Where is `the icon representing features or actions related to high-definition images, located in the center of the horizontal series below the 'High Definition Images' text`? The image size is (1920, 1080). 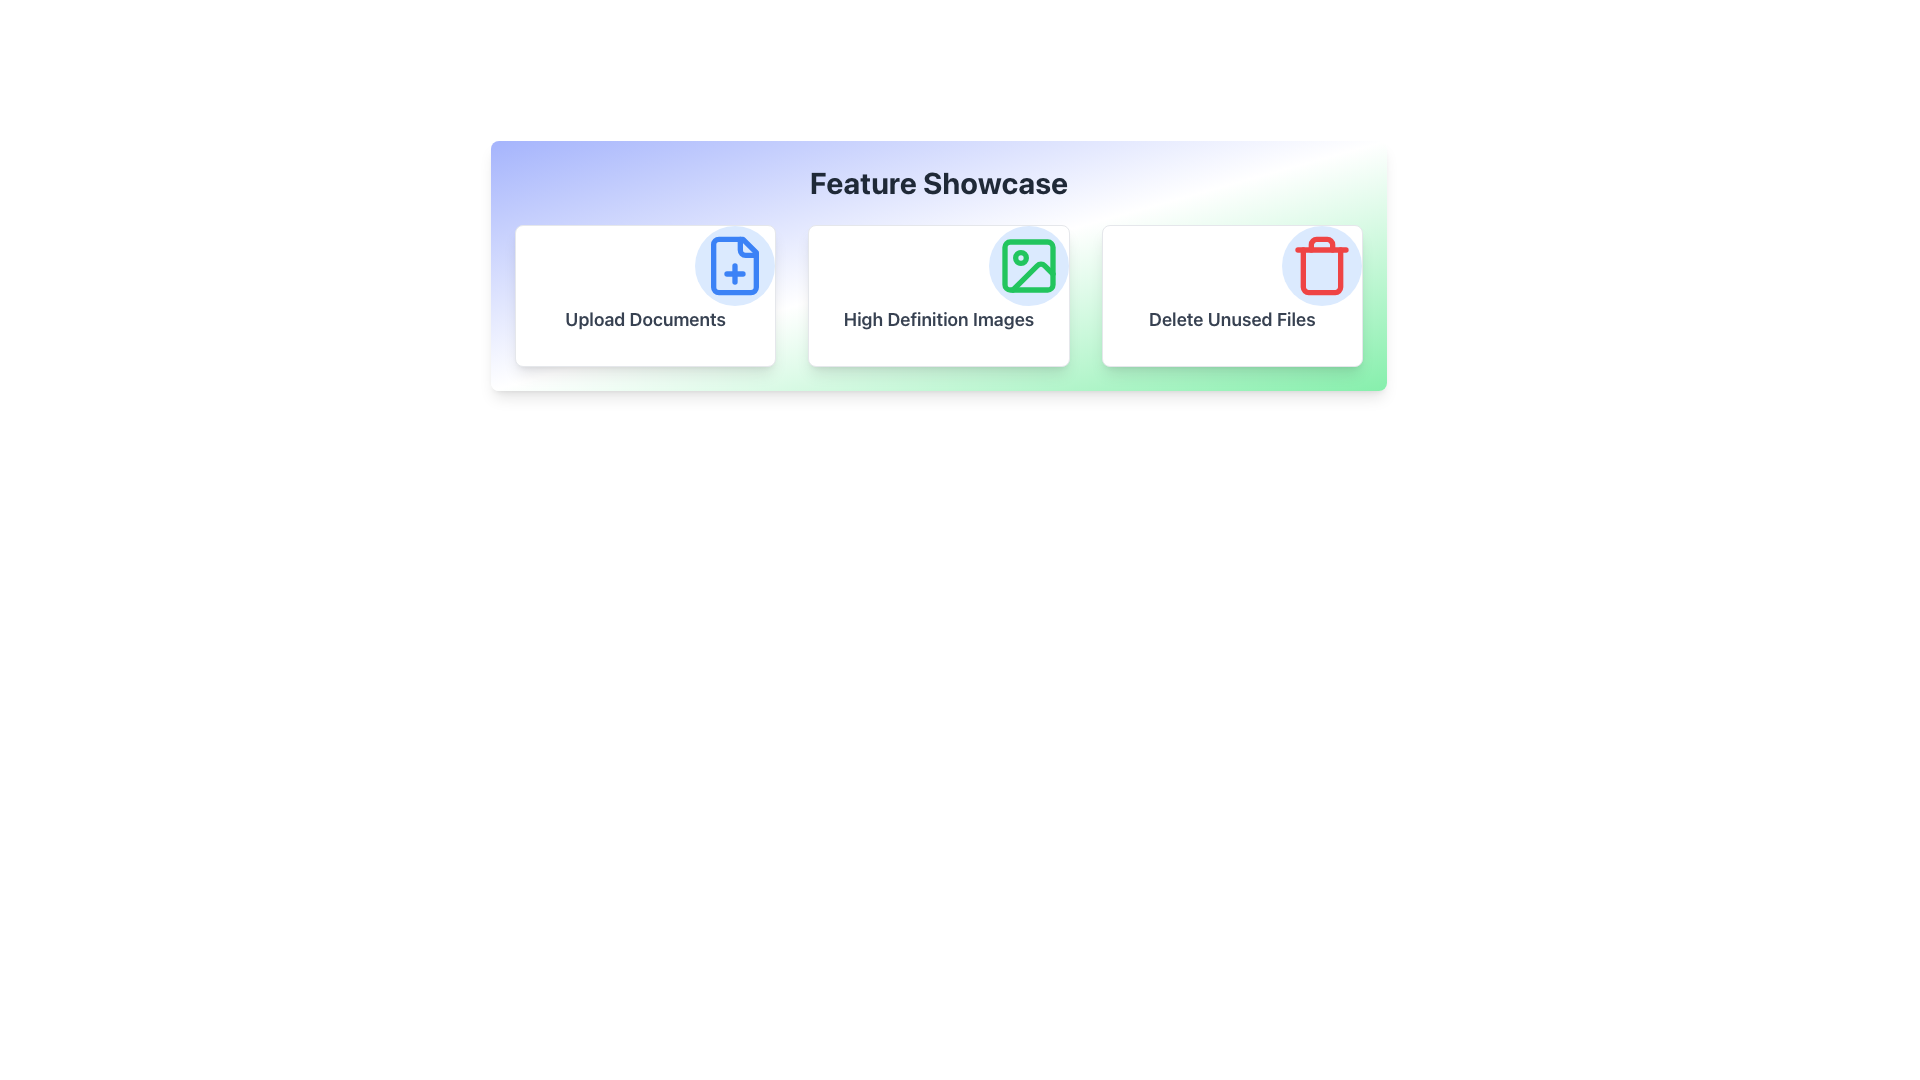 the icon representing features or actions related to high-definition images, located in the center of the horizontal series below the 'High Definition Images' text is located at coordinates (1028, 265).